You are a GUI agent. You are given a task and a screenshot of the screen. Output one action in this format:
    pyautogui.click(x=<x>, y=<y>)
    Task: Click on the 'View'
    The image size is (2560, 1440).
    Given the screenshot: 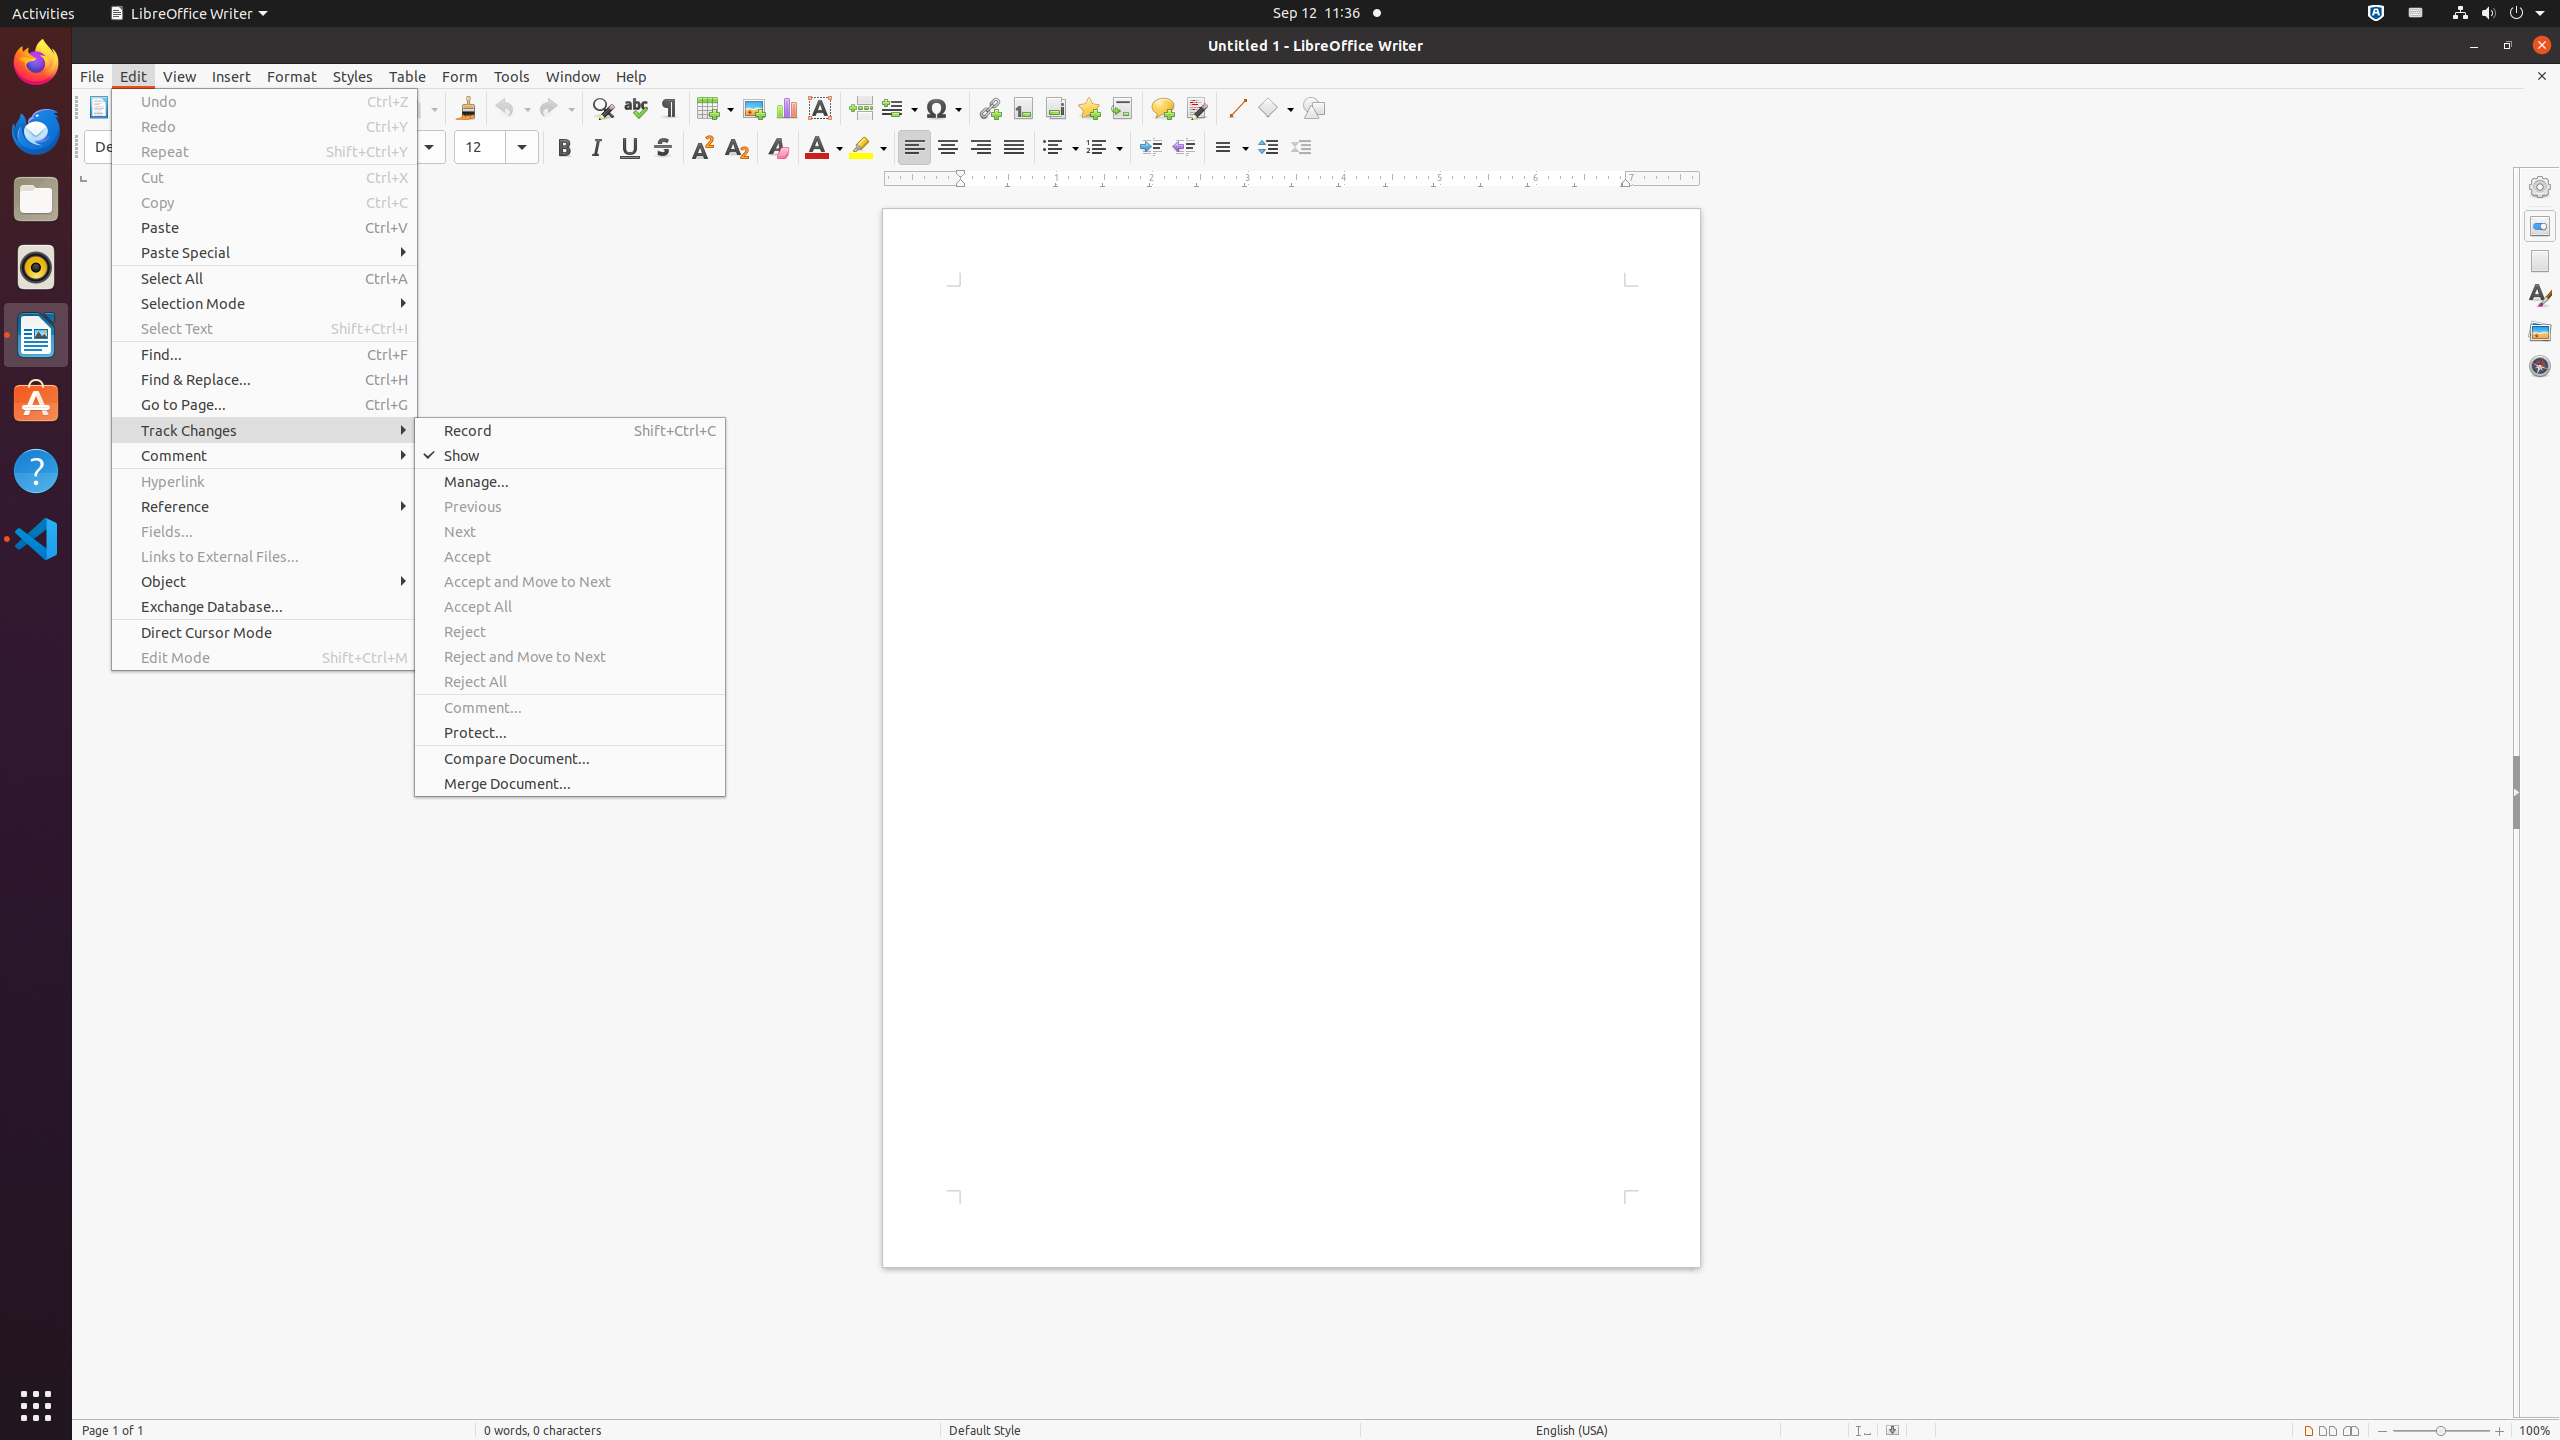 What is the action you would take?
    pyautogui.click(x=179, y=76)
    